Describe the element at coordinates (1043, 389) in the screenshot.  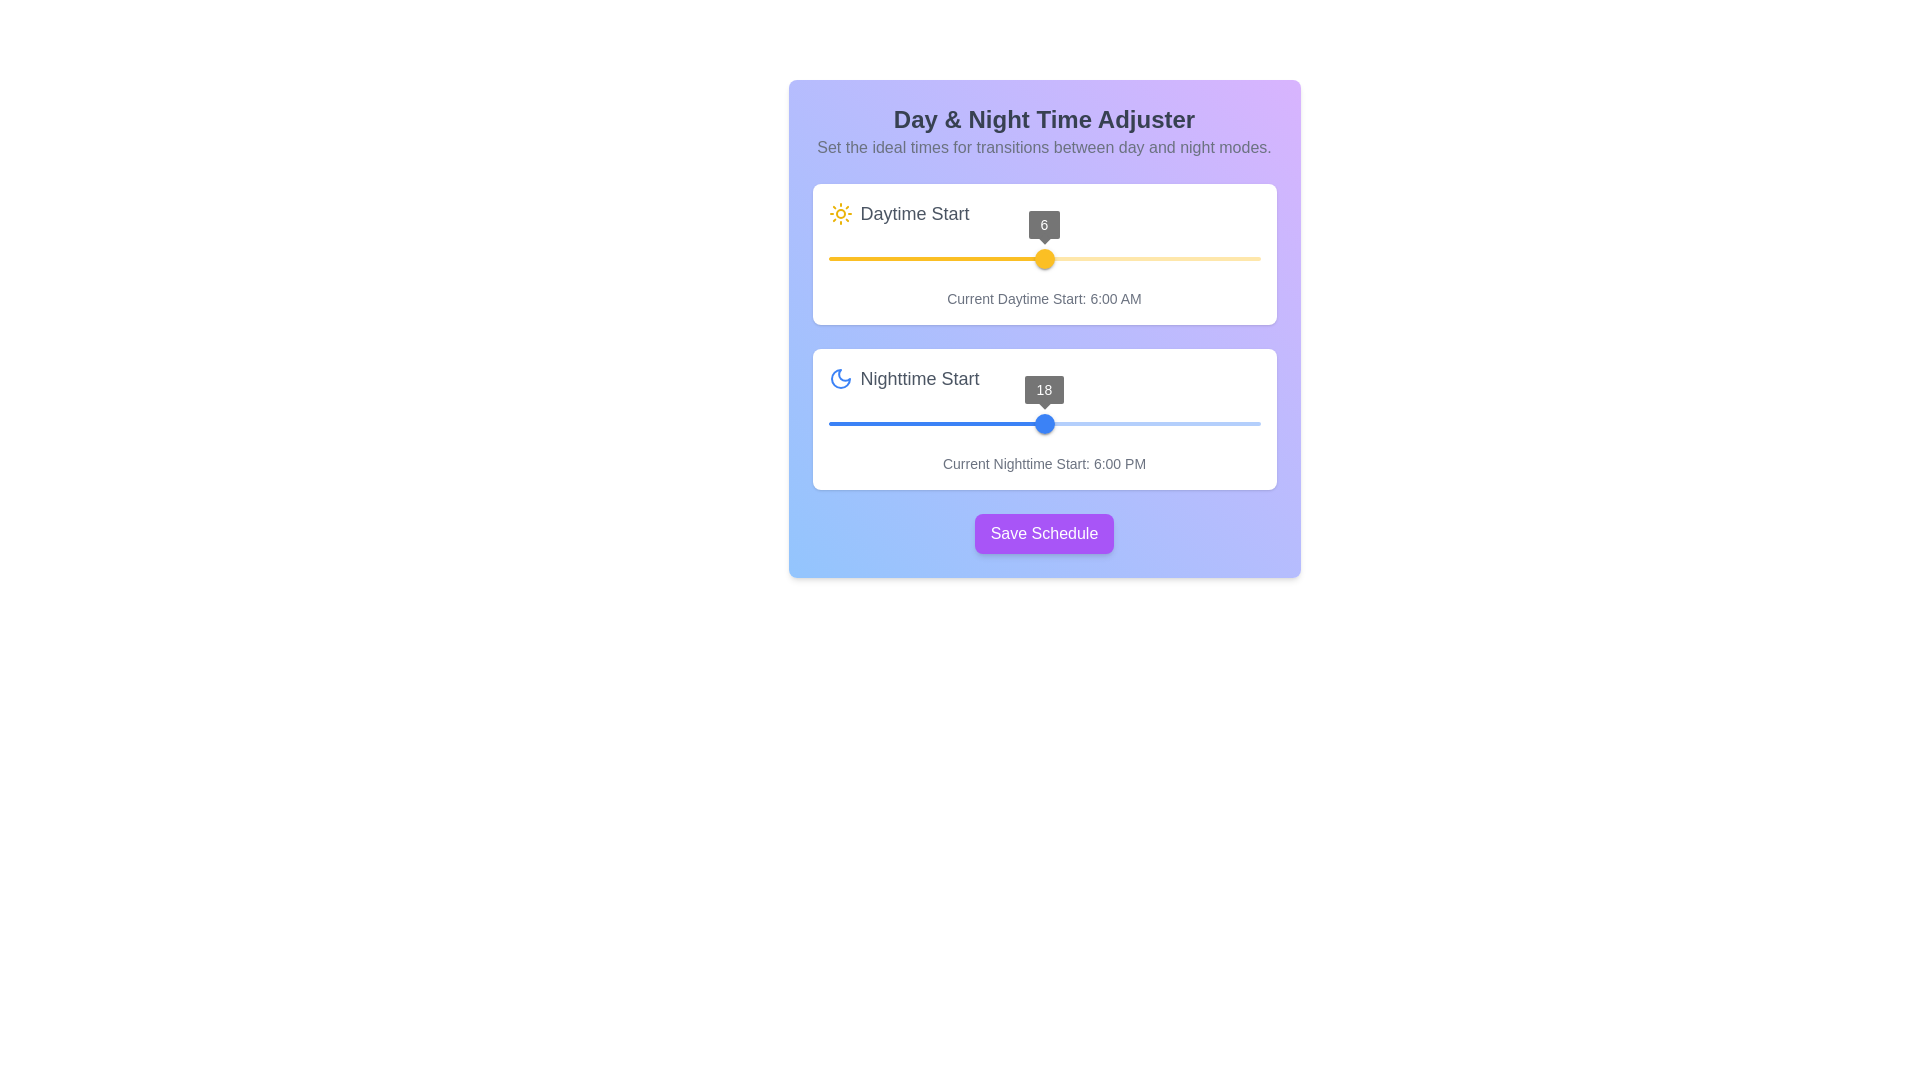
I see `the circular label displaying the value '18', which is positioned above the nighttime start slider's knob, to observe its behavior` at that location.